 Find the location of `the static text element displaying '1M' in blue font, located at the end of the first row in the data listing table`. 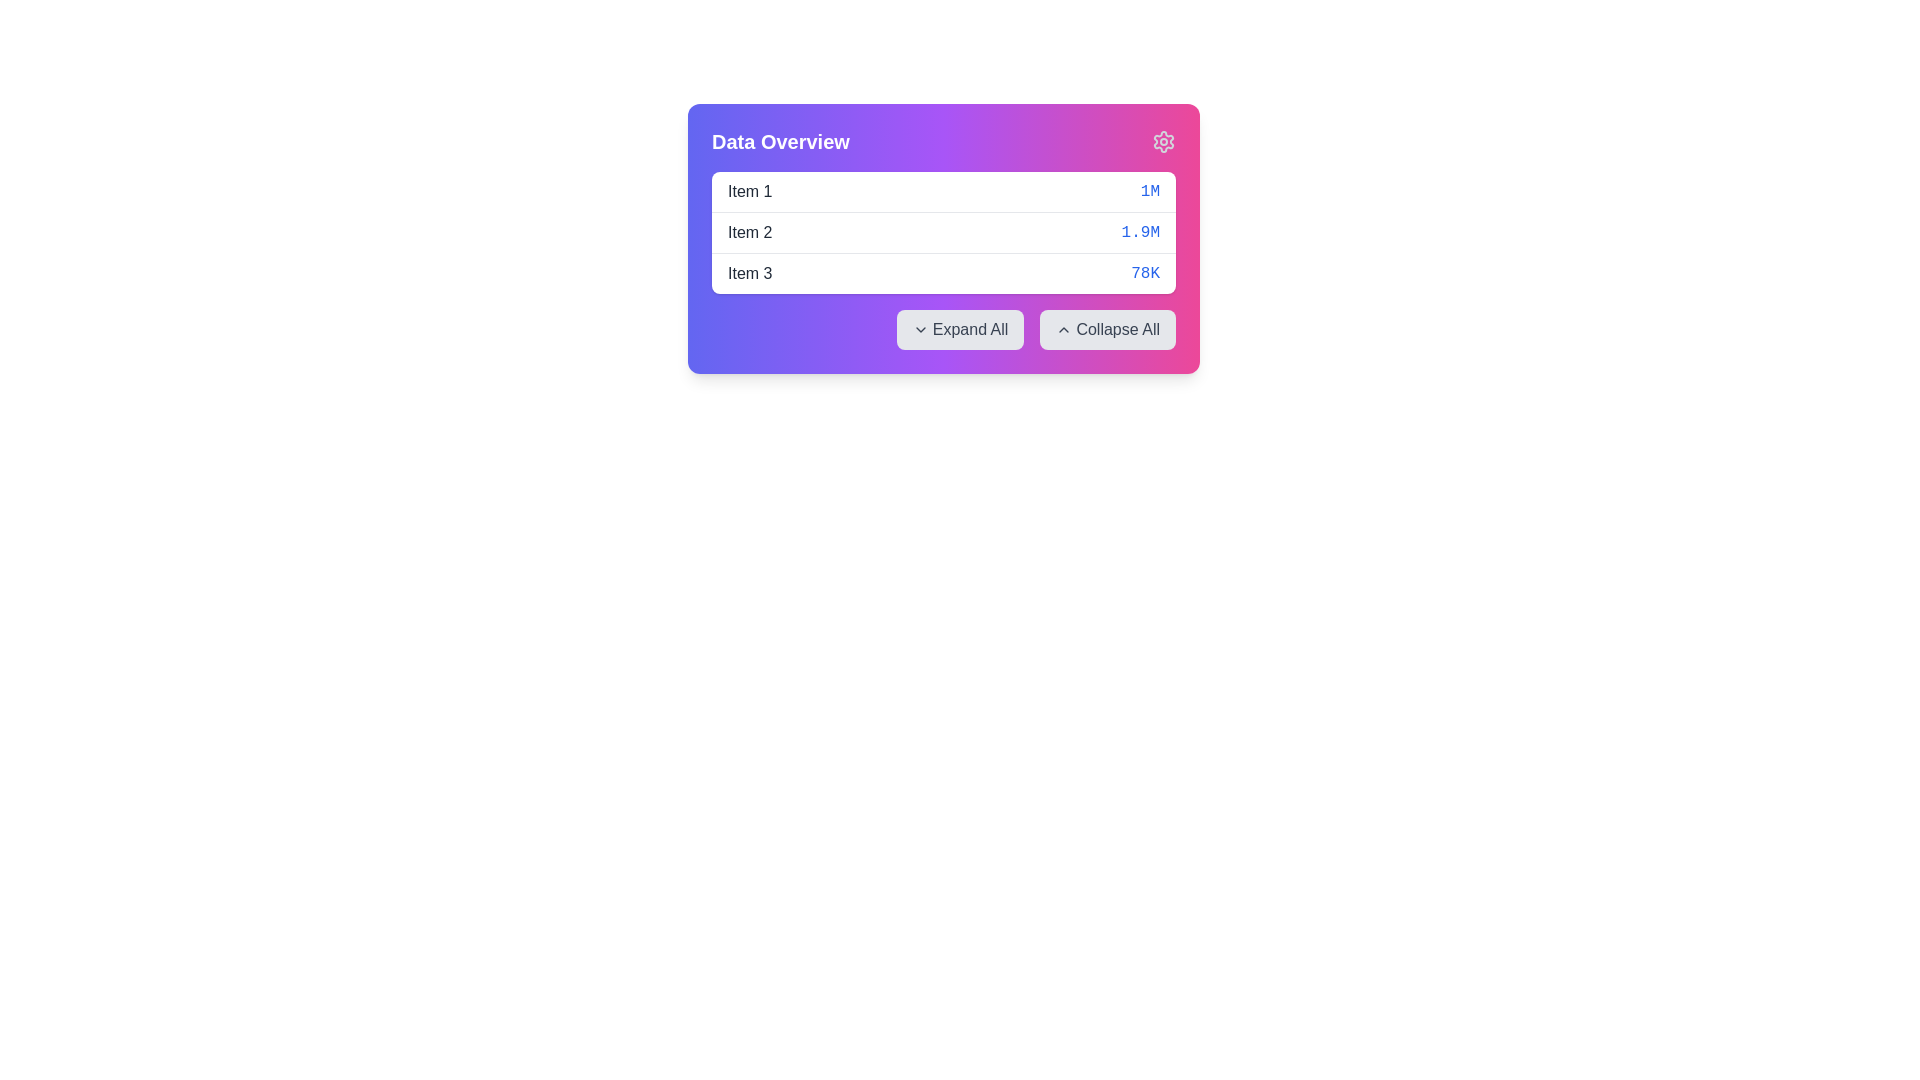

the static text element displaying '1M' in blue font, located at the end of the first row in the data listing table is located at coordinates (1150, 192).